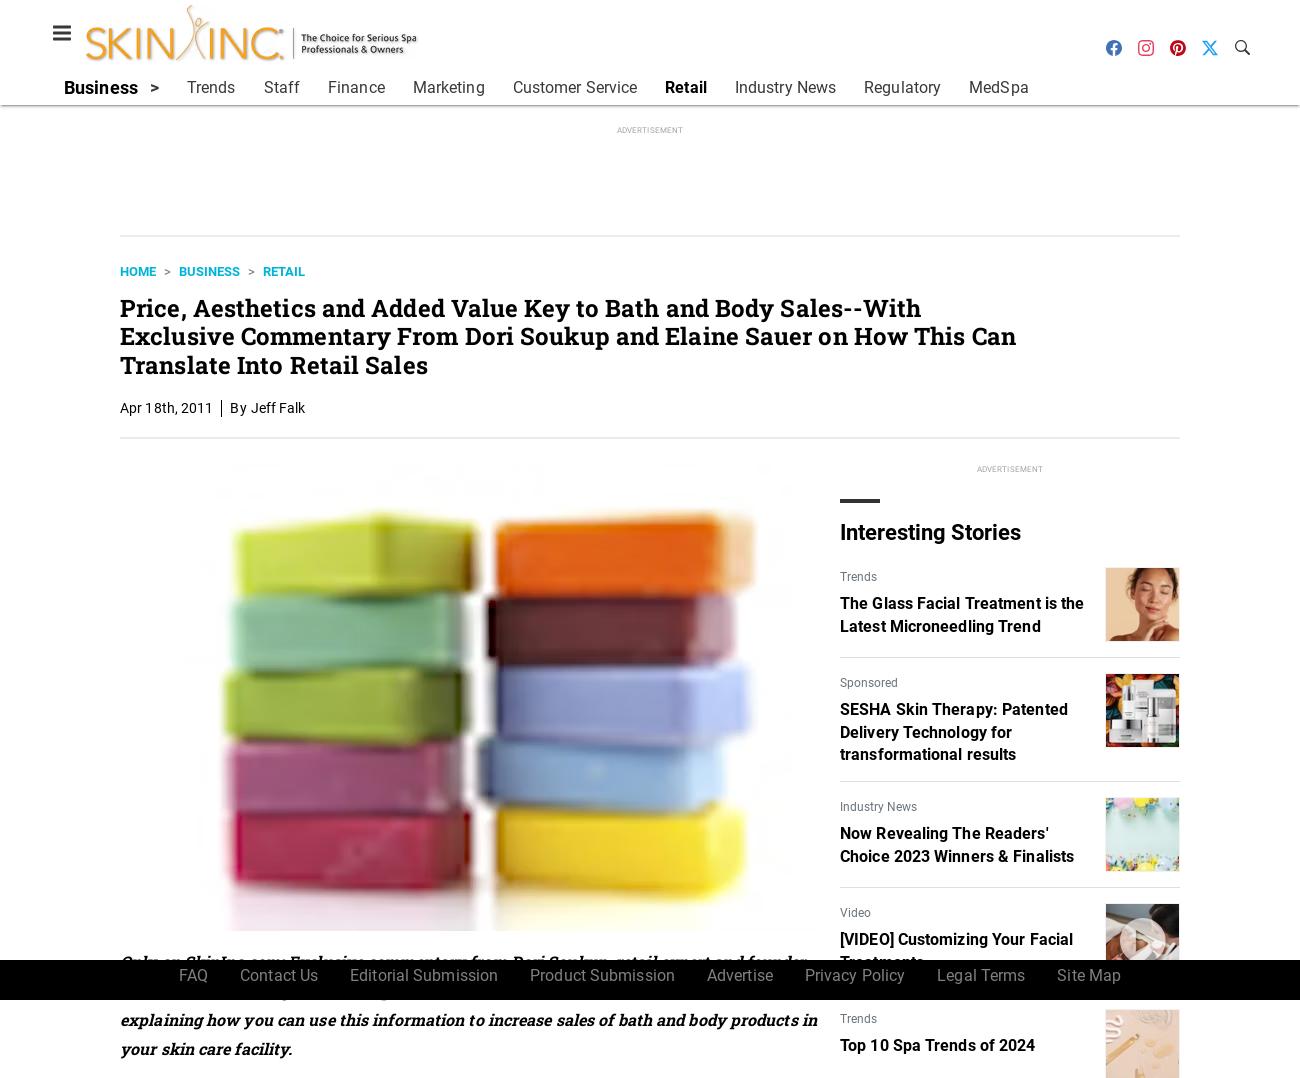 This screenshot has width=1300, height=1078. What do you see at coordinates (739, 975) in the screenshot?
I see `'Advertise'` at bounding box center [739, 975].